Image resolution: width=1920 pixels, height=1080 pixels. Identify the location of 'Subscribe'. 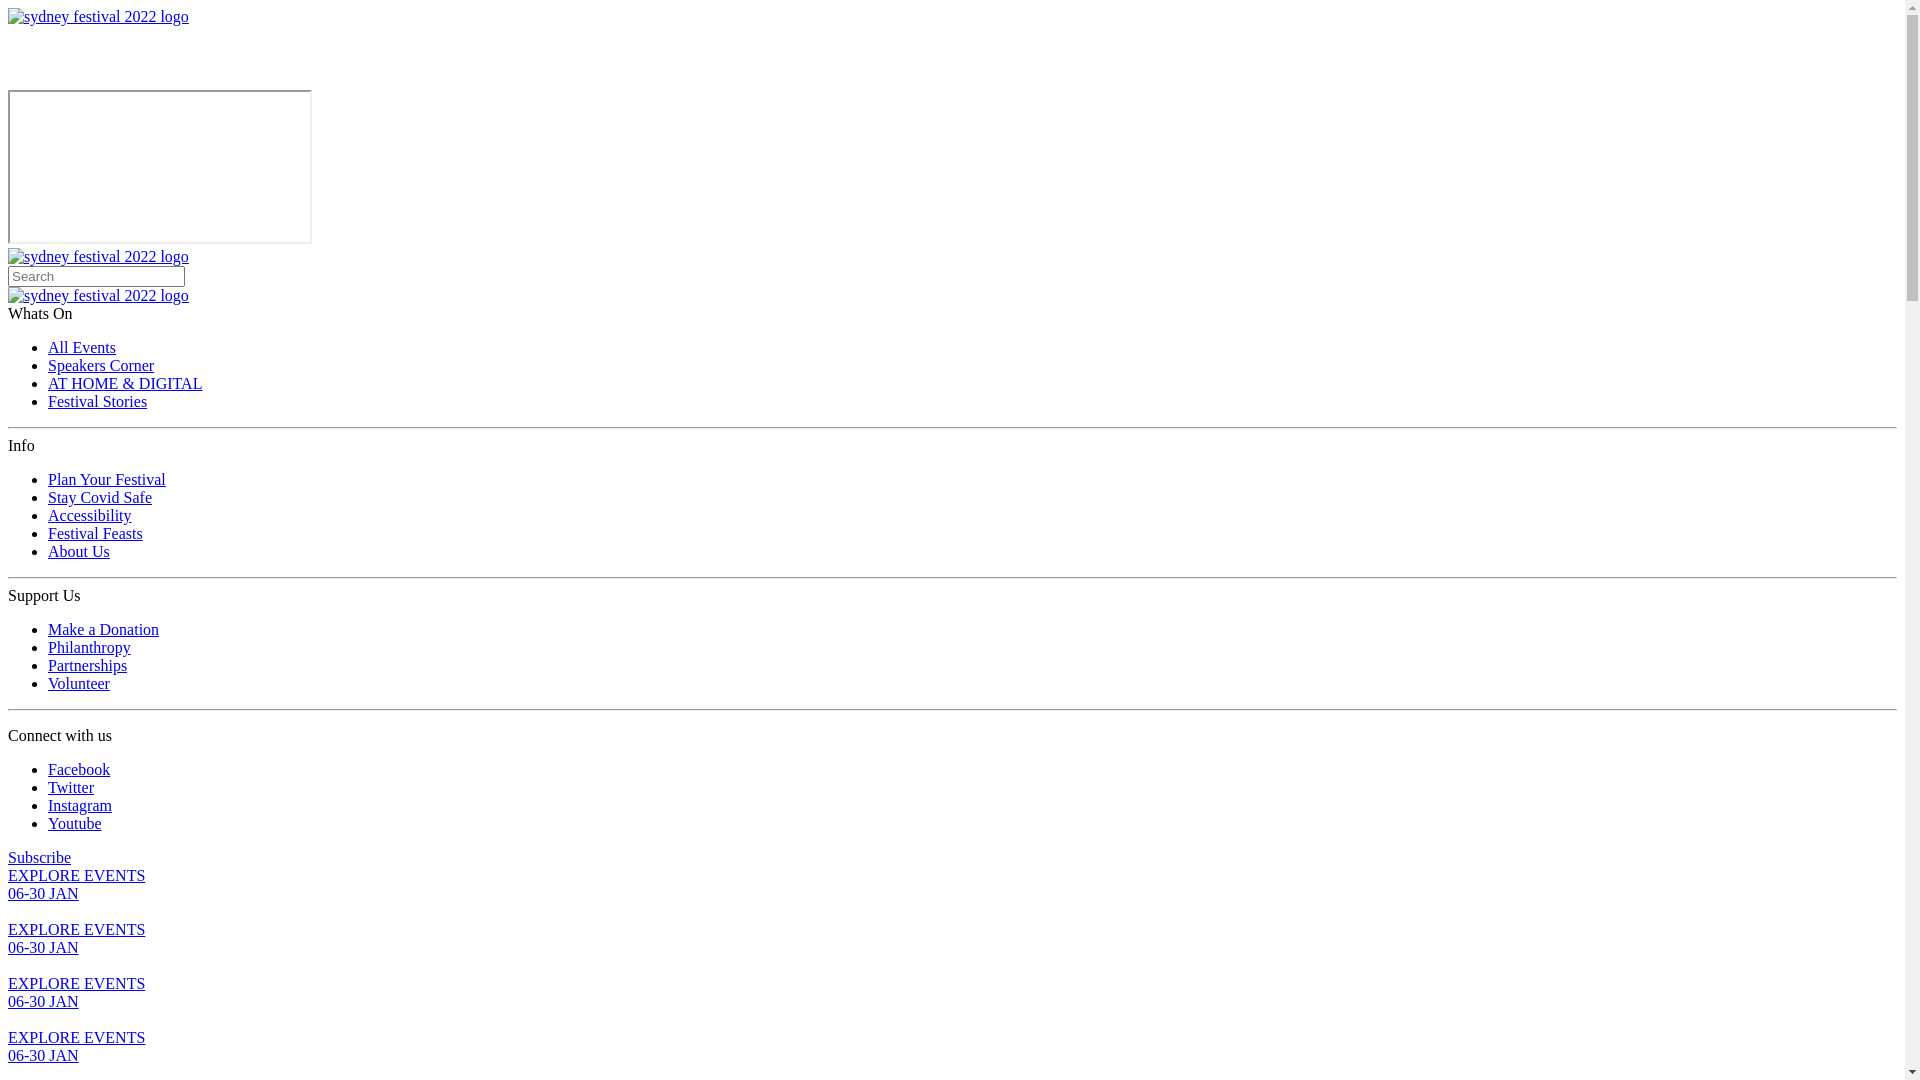
(8, 856).